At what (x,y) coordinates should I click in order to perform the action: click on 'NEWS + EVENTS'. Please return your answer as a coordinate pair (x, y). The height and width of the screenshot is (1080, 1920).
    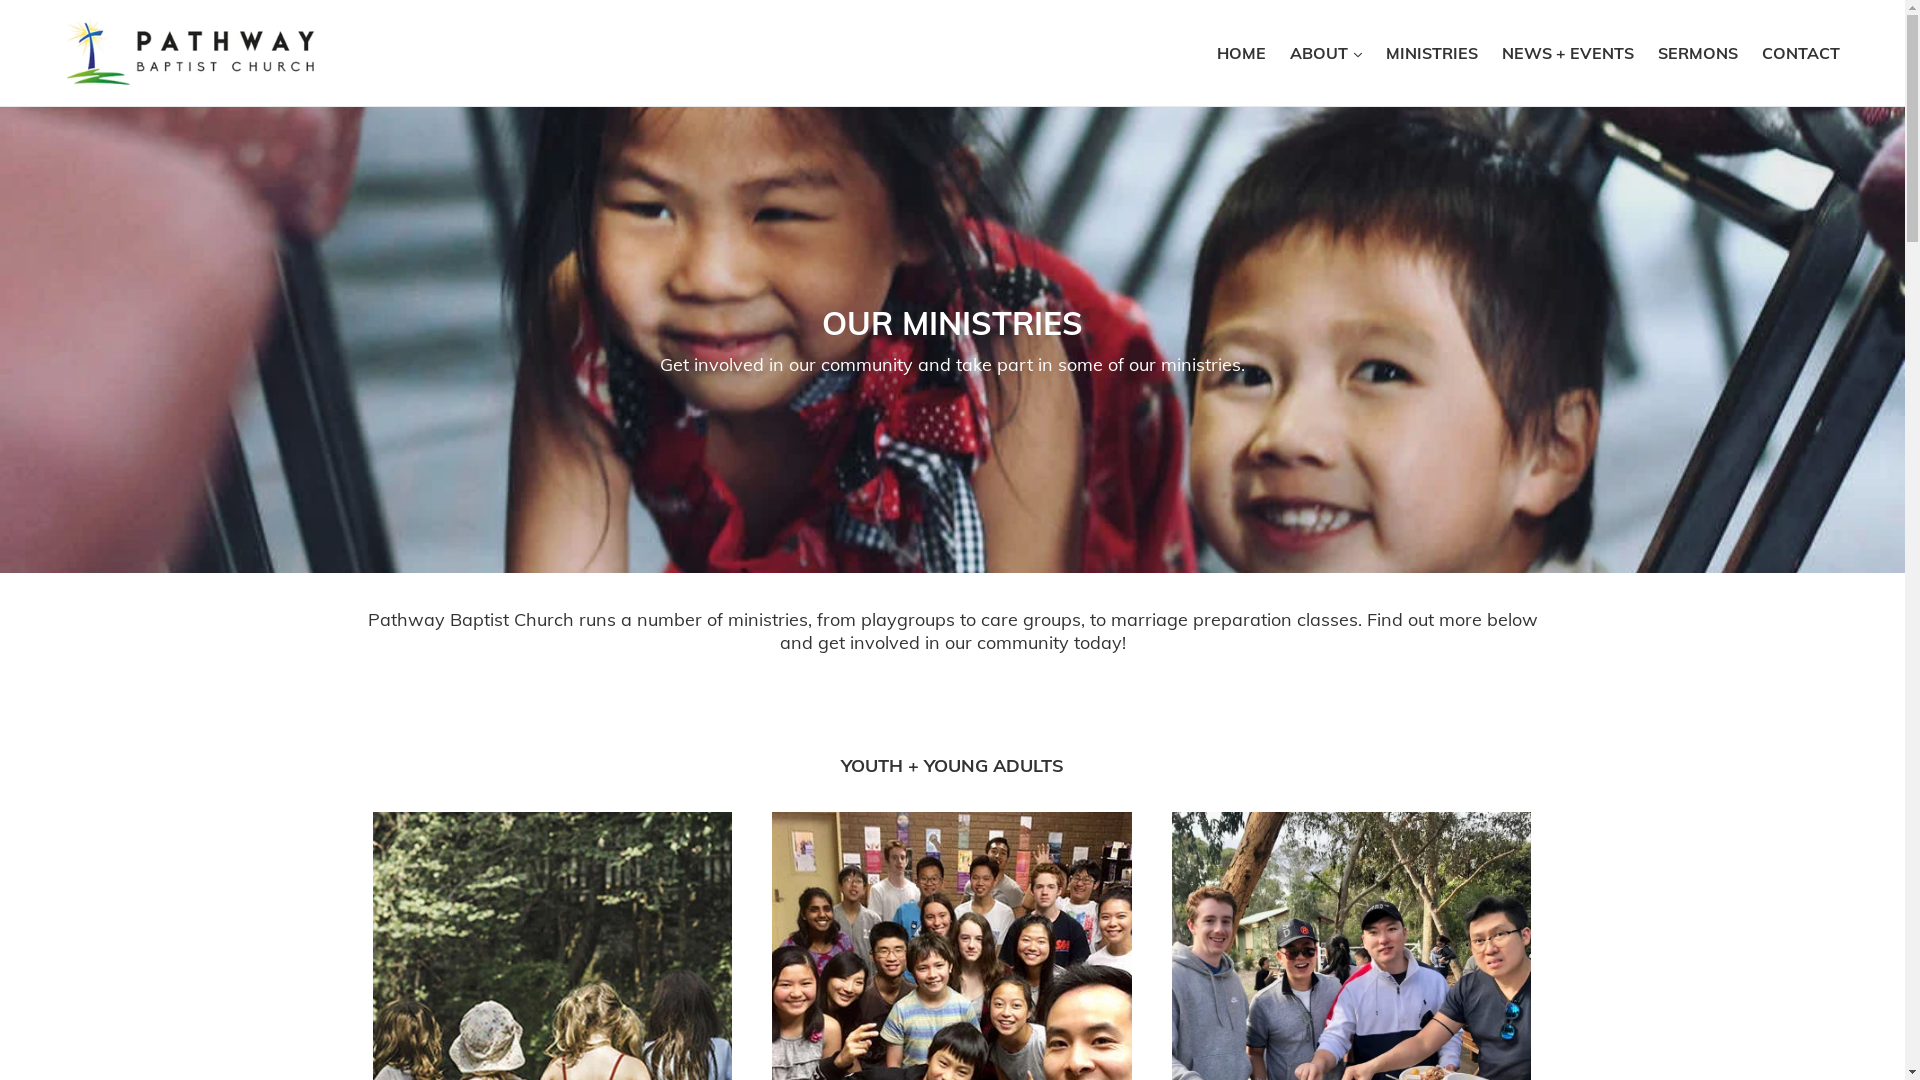
    Looking at the image, I should click on (1567, 52).